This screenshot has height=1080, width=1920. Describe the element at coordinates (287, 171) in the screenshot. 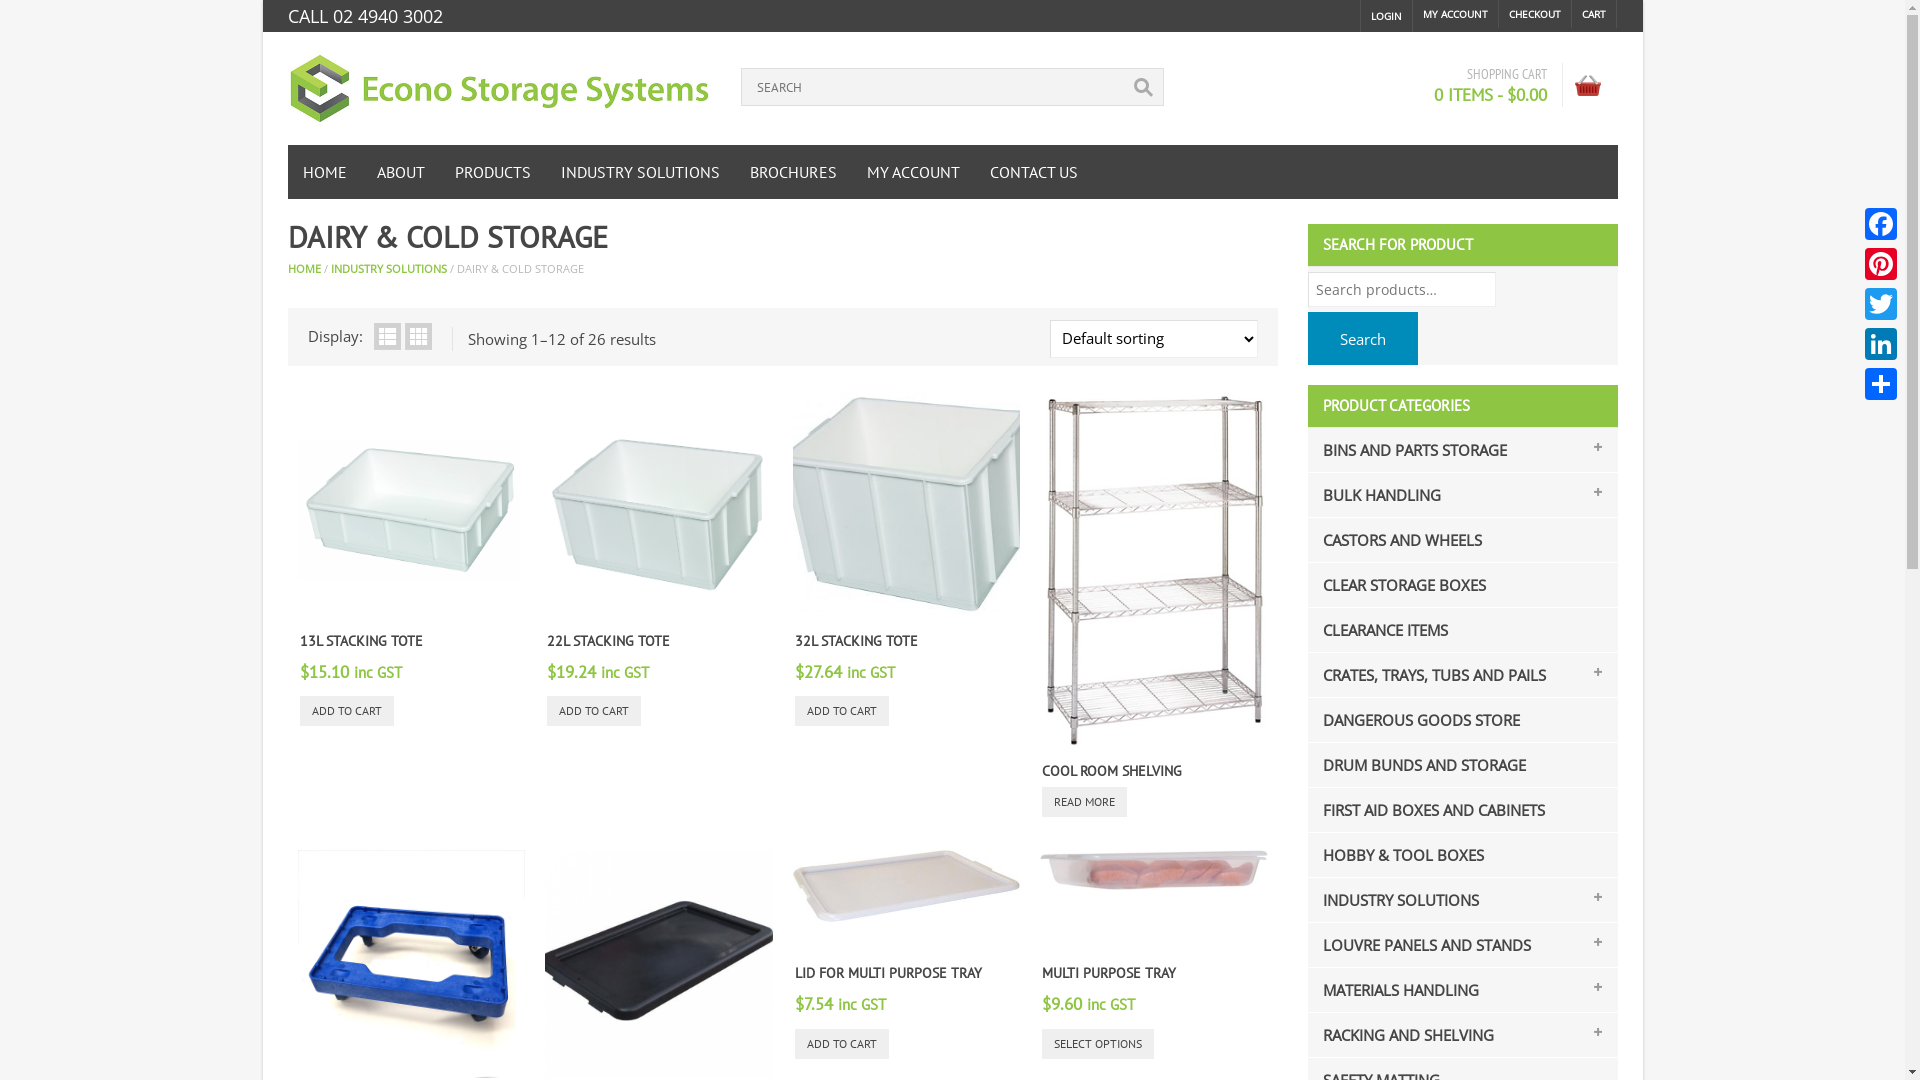

I see `'HOME'` at that location.